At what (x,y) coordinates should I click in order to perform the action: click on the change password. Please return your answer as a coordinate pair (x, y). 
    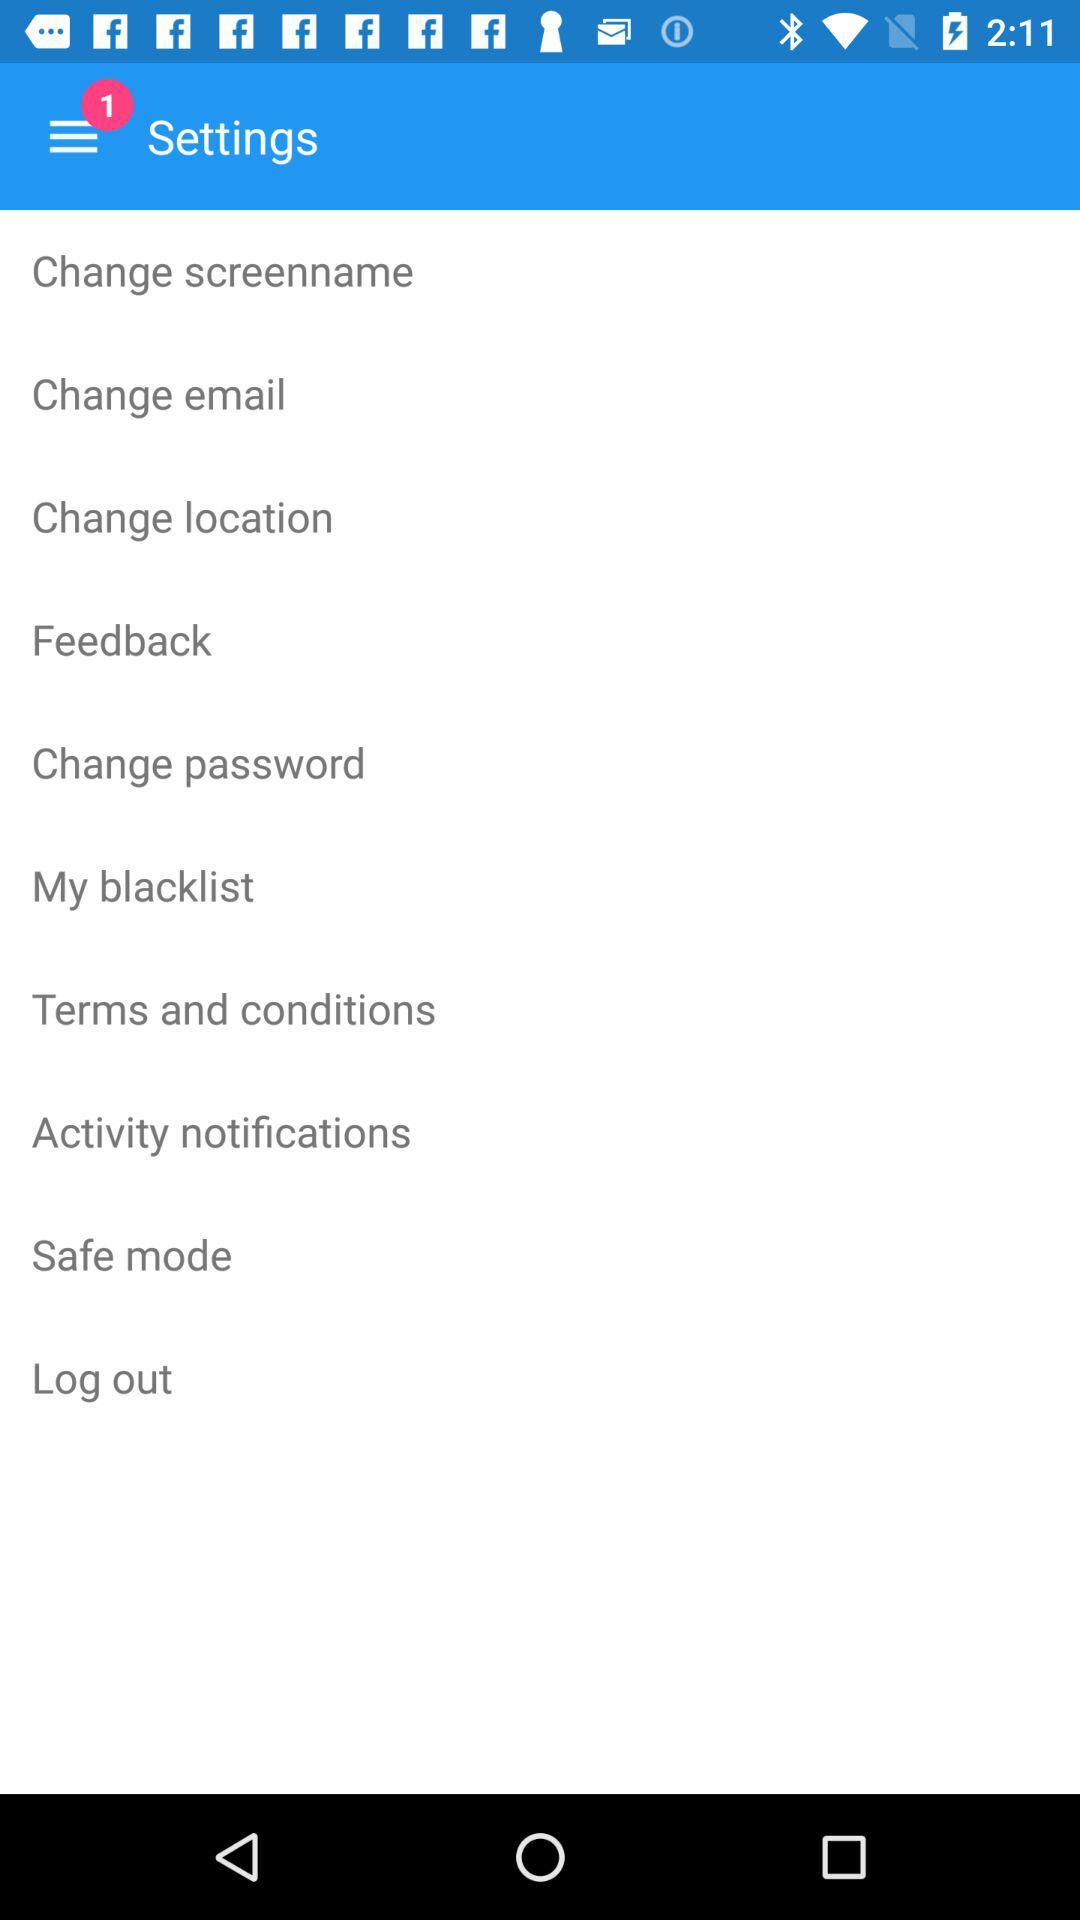
    Looking at the image, I should click on (540, 761).